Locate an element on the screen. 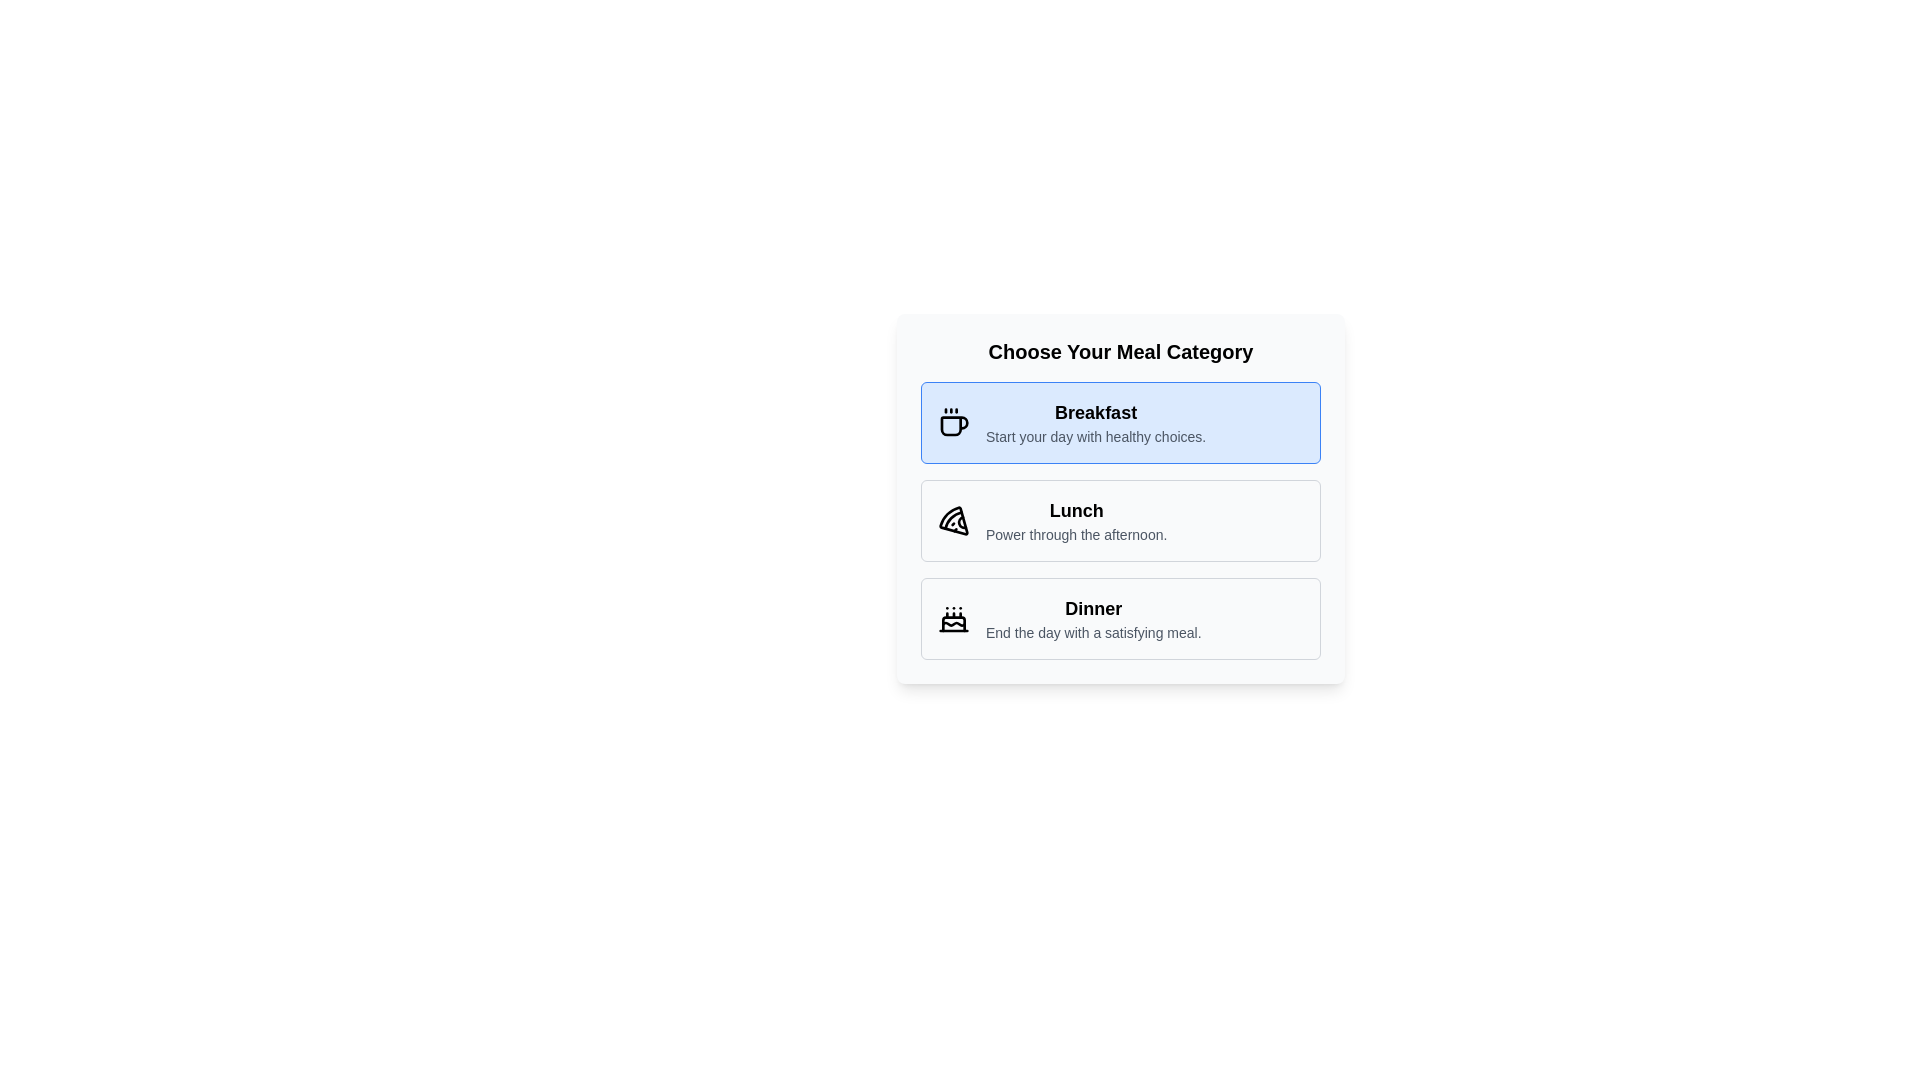 The width and height of the screenshot is (1920, 1080). the 'Lunch' text block, which features a bold title and descriptive text, positioned in the second option of a vertically stacked menu of meal categories is located at coordinates (1075, 519).